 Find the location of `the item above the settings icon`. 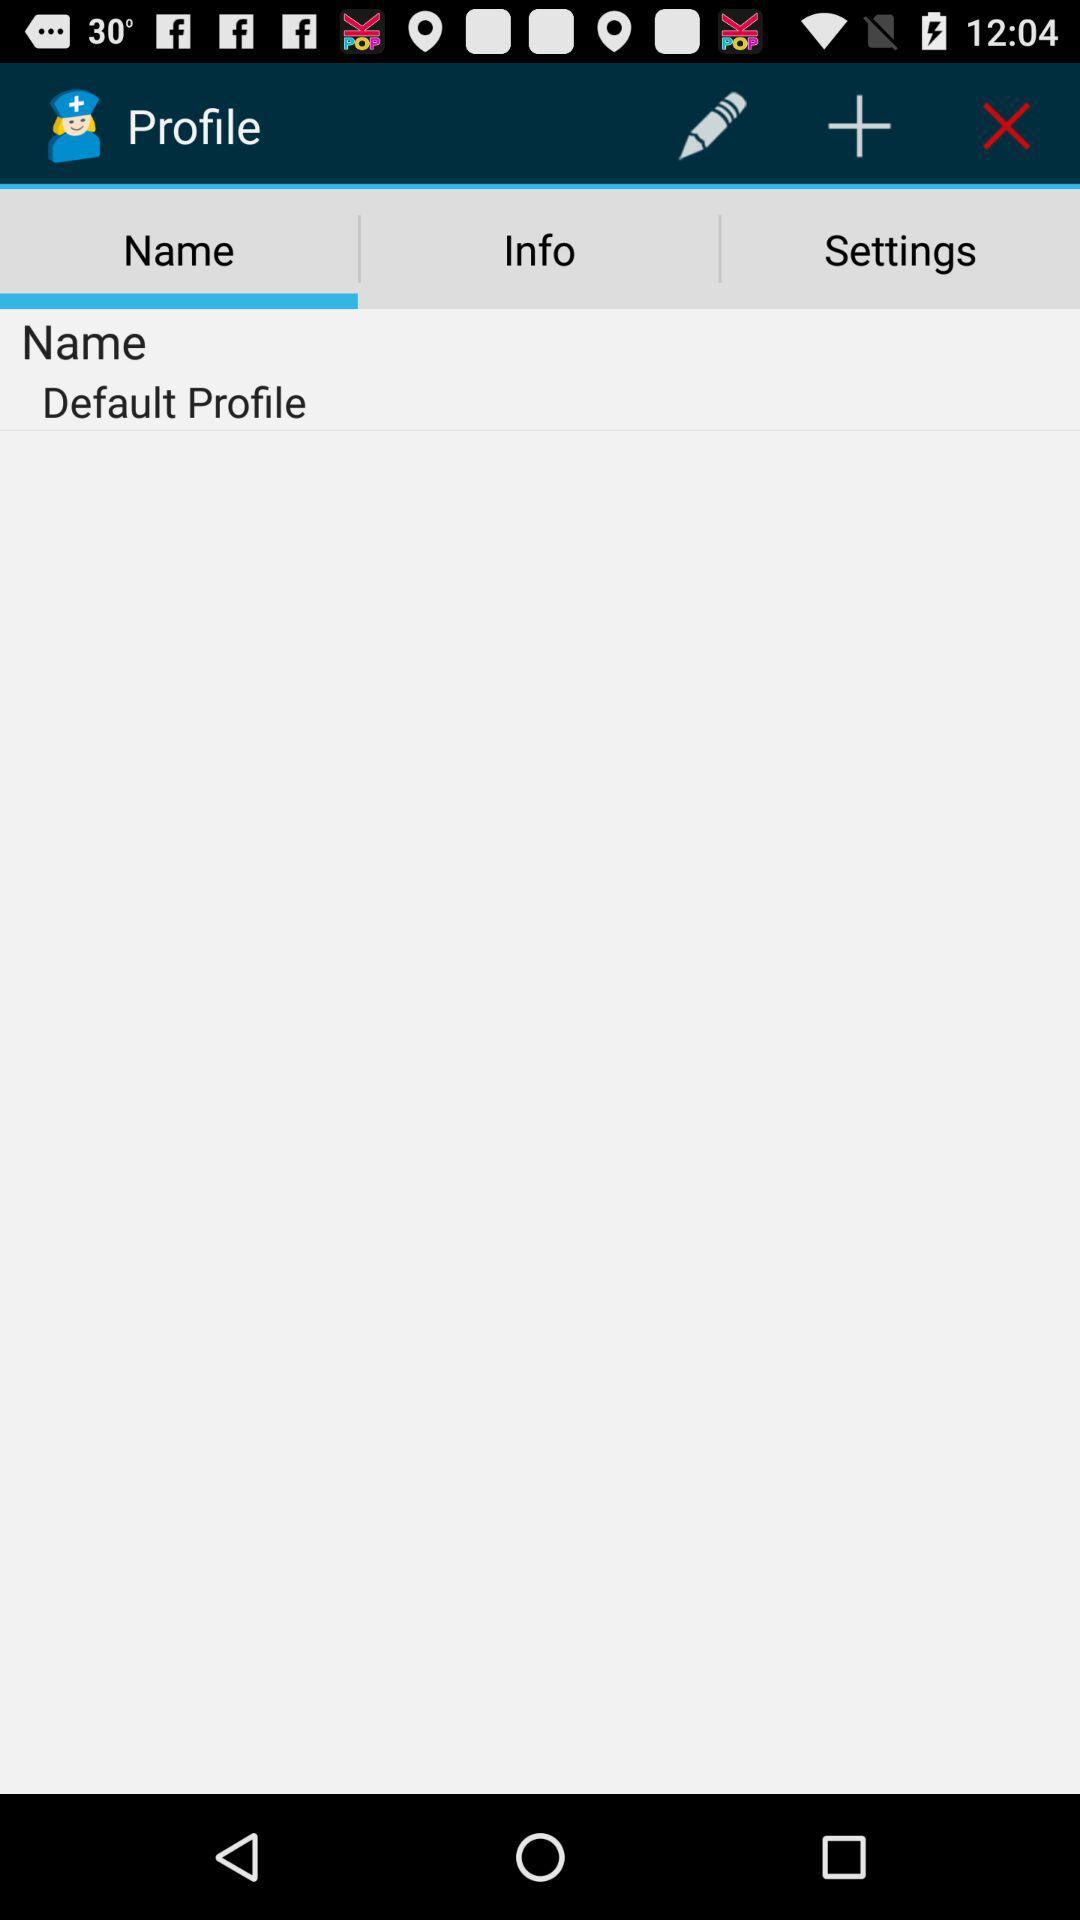

the item above the settings icon is located at coordinates (858, 124).